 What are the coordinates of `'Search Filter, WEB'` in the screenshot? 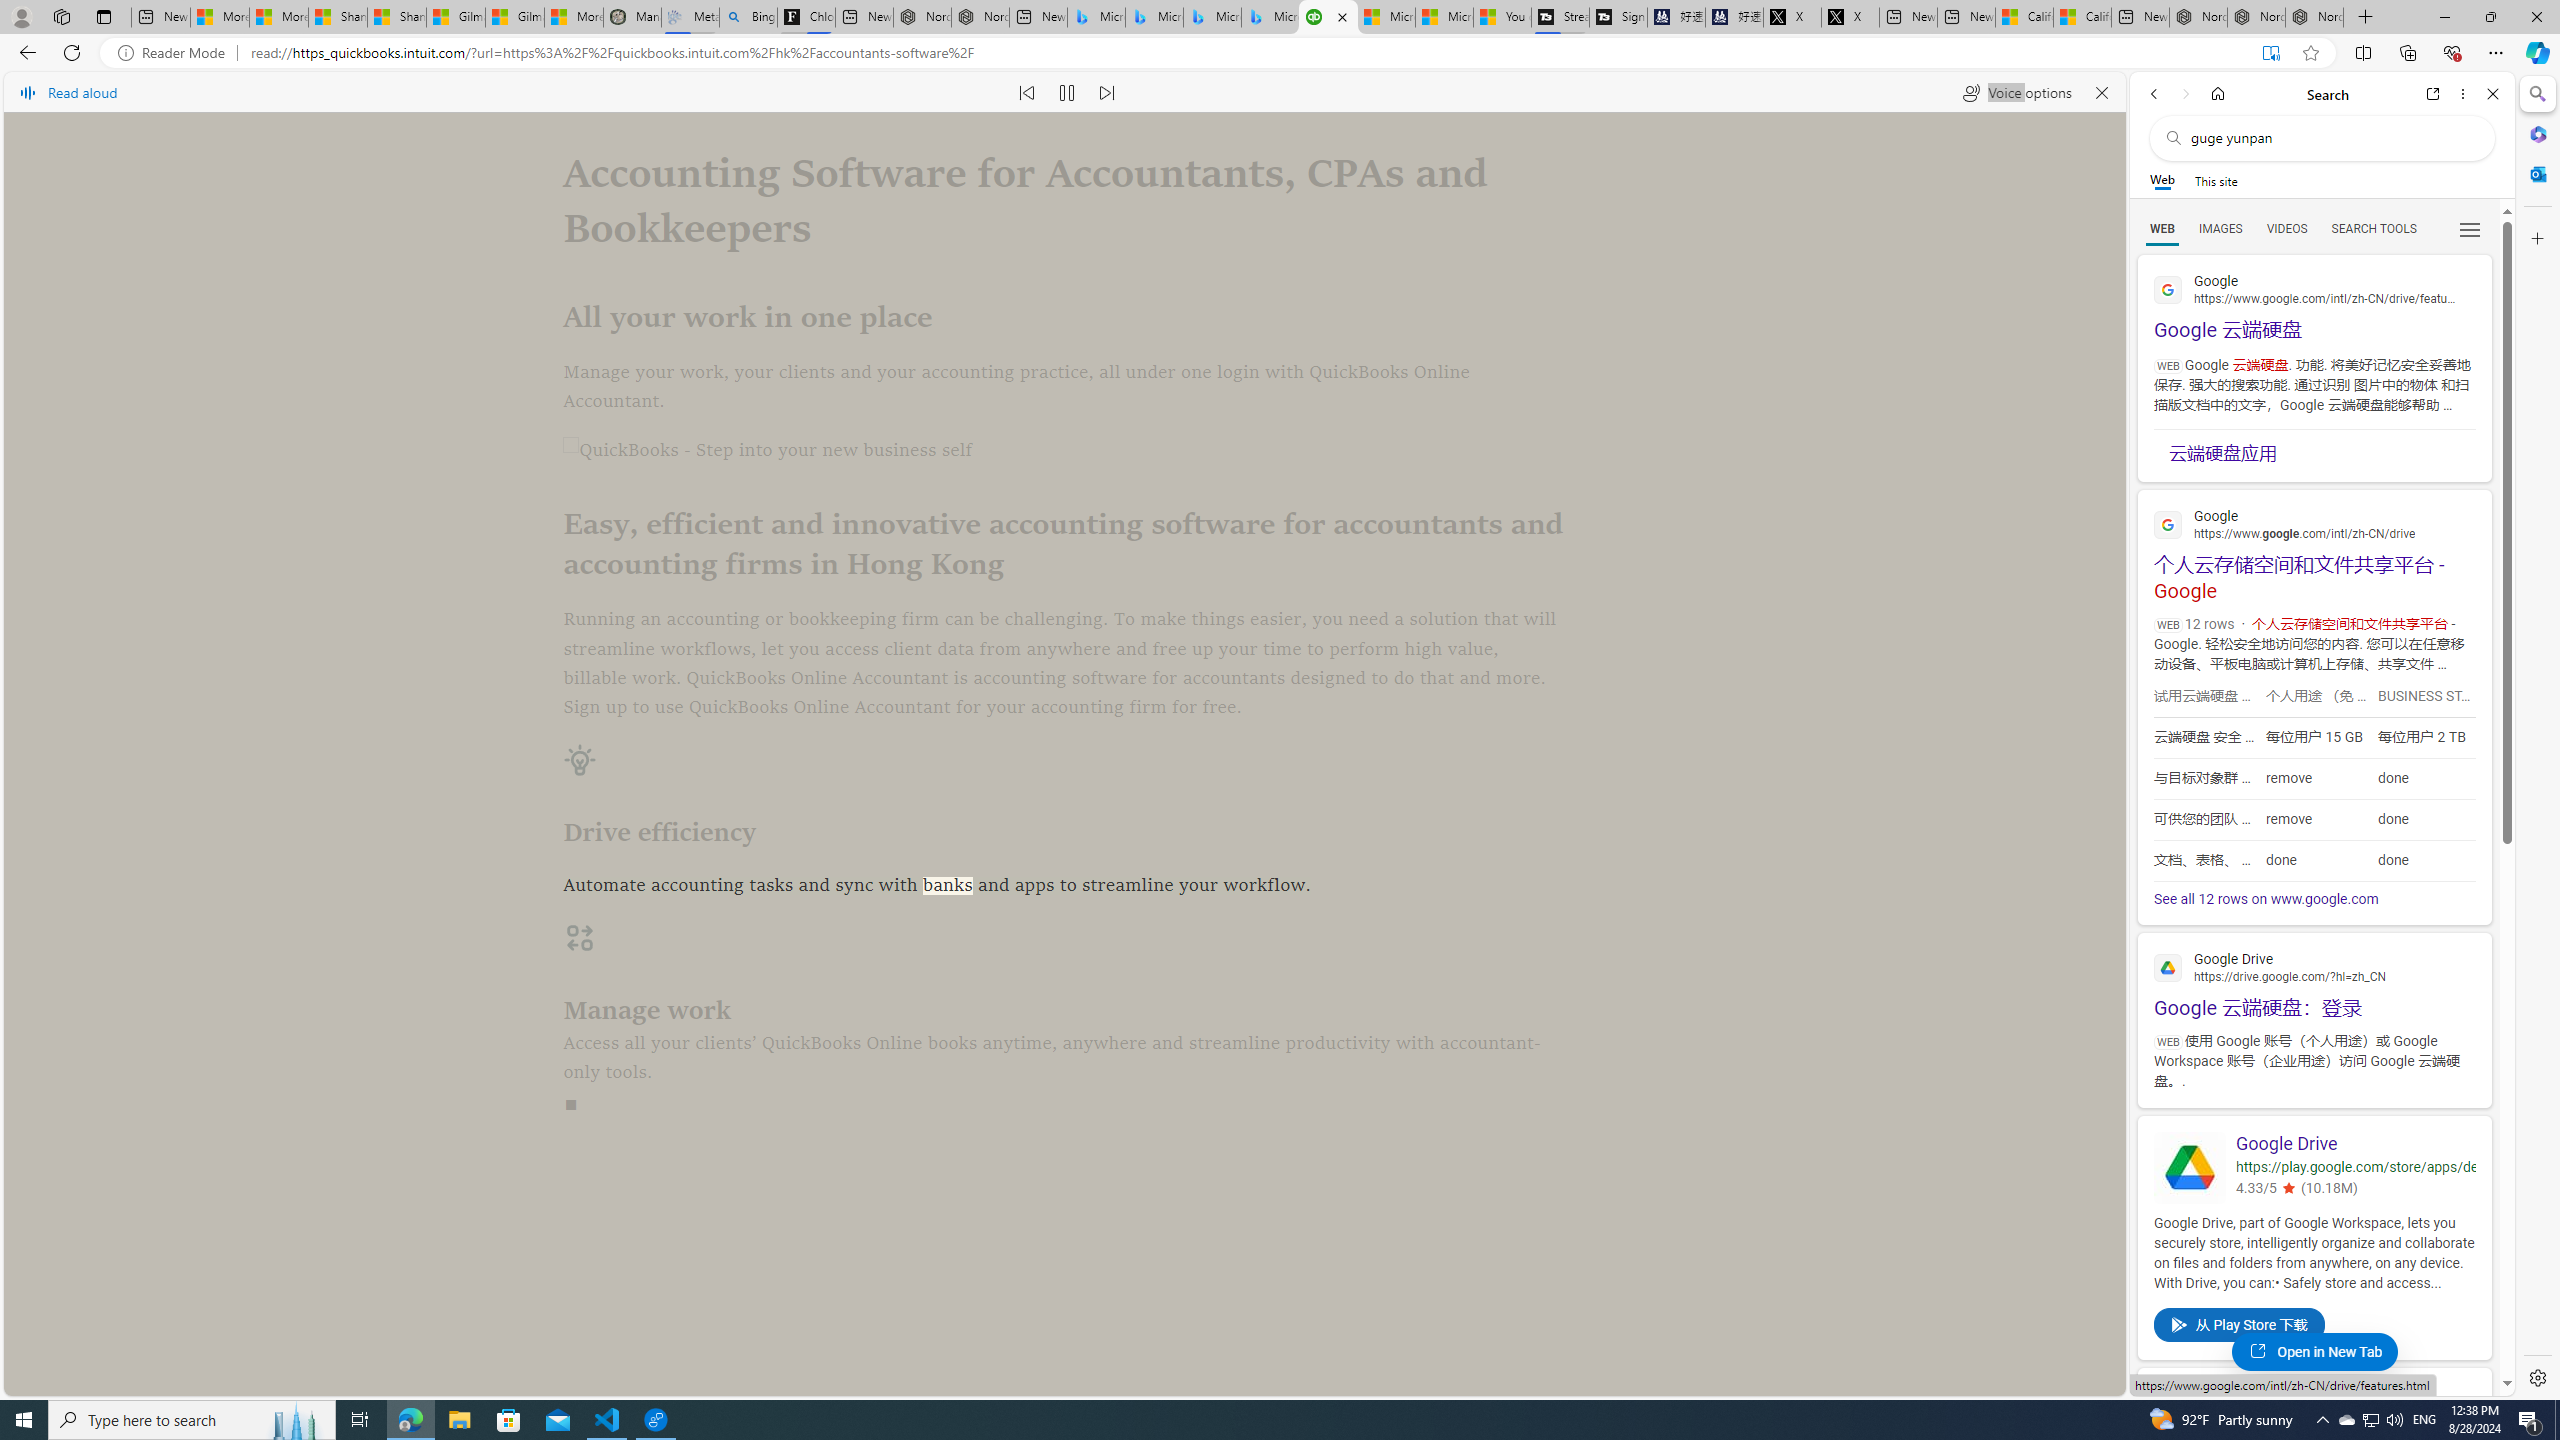 It's located at (2162, 227).